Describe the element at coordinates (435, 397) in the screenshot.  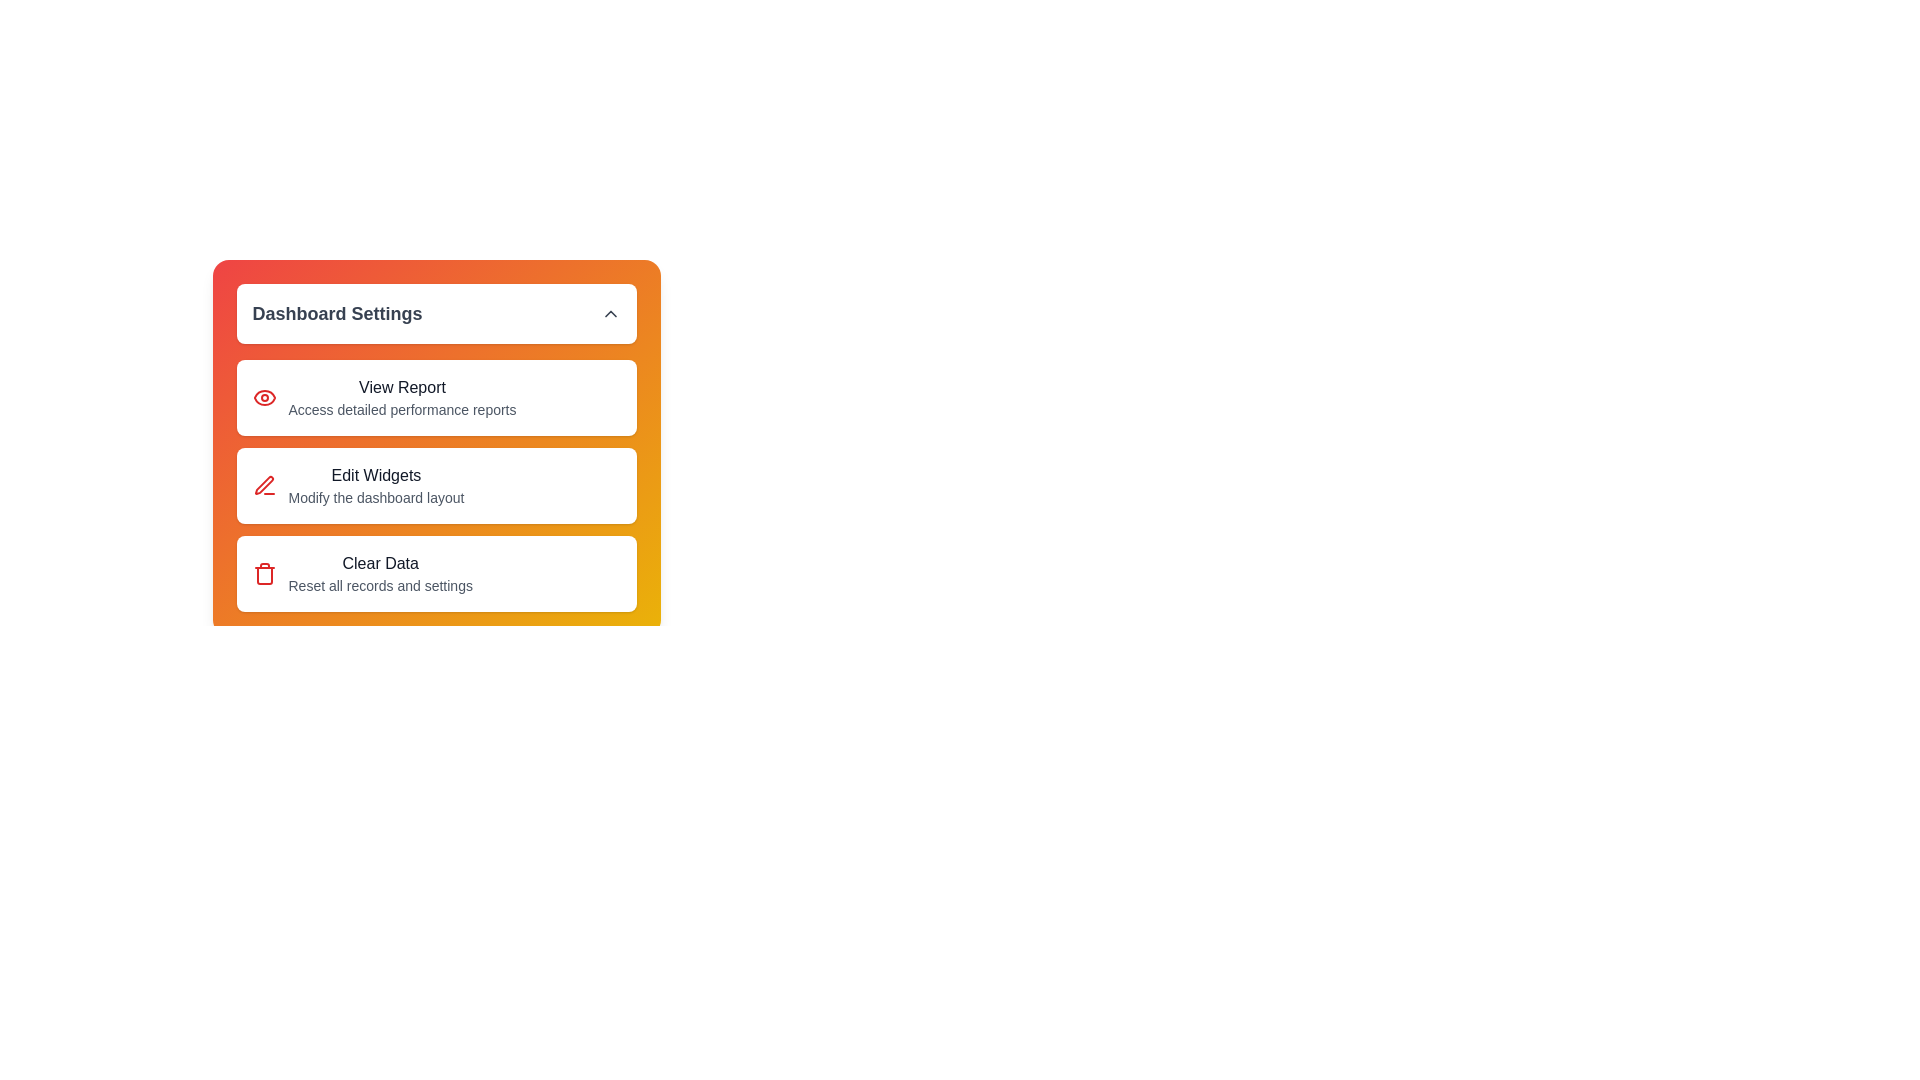
I see `the menu option View Report` at that location.